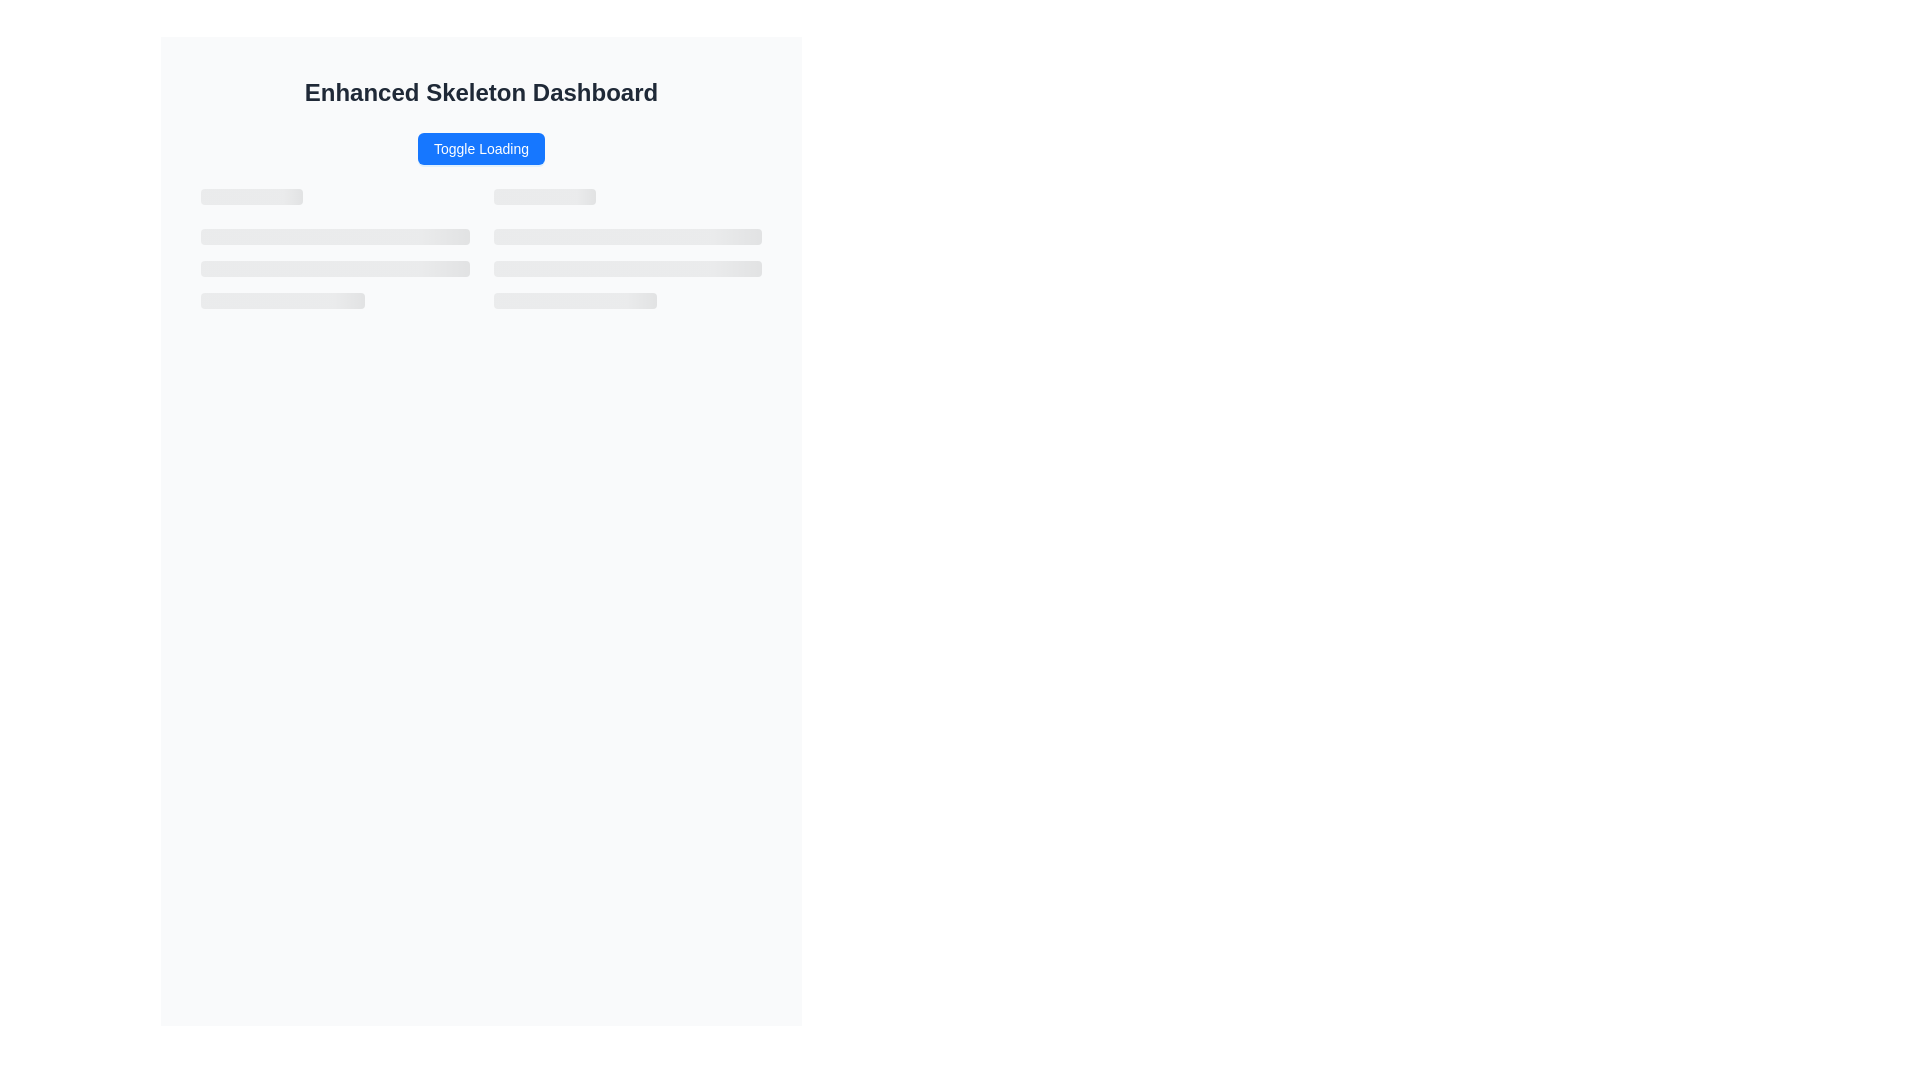 This screenshot has width=1920, height=1080. I want to click on the toggle button located centrally beneath the title 'Enhanced Skeleton Dashboard', so click(481, 148).